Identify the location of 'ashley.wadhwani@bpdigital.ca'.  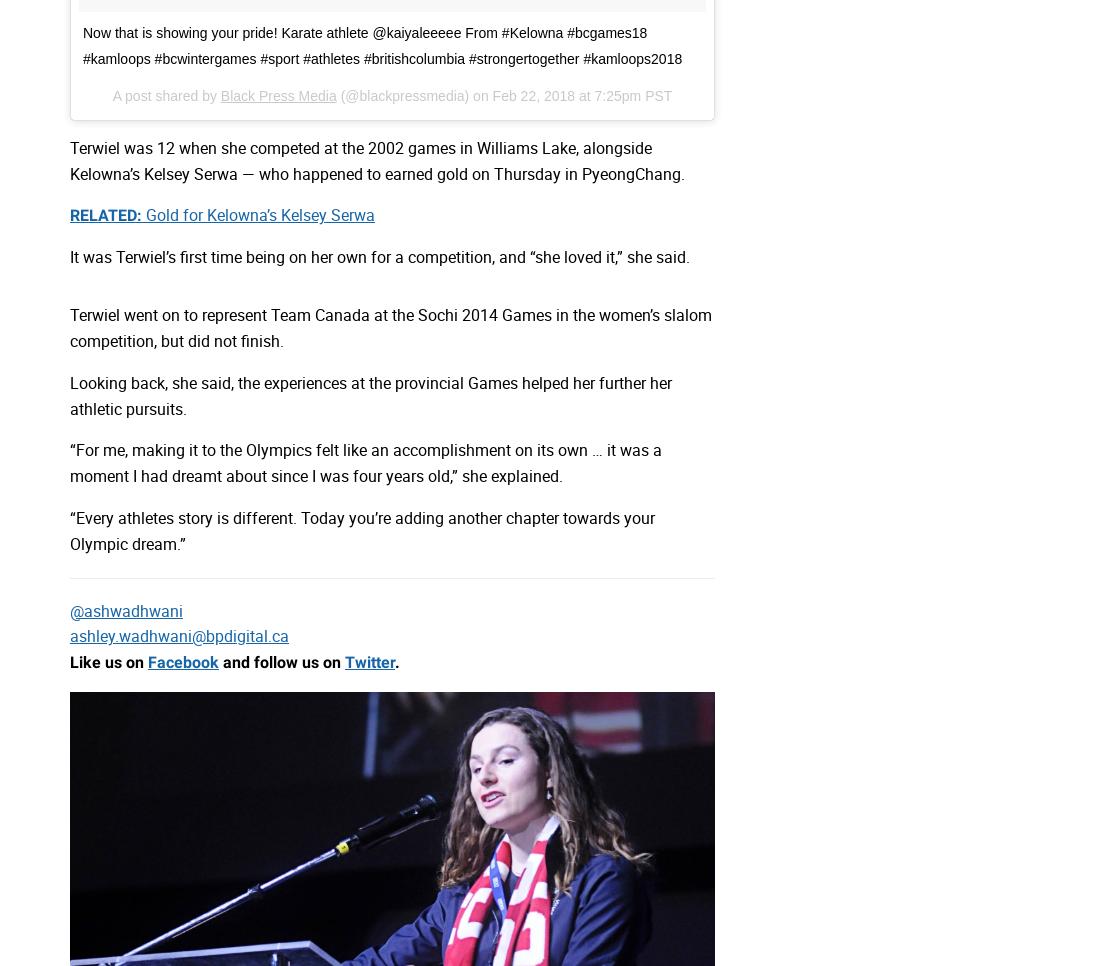
(178, 635).